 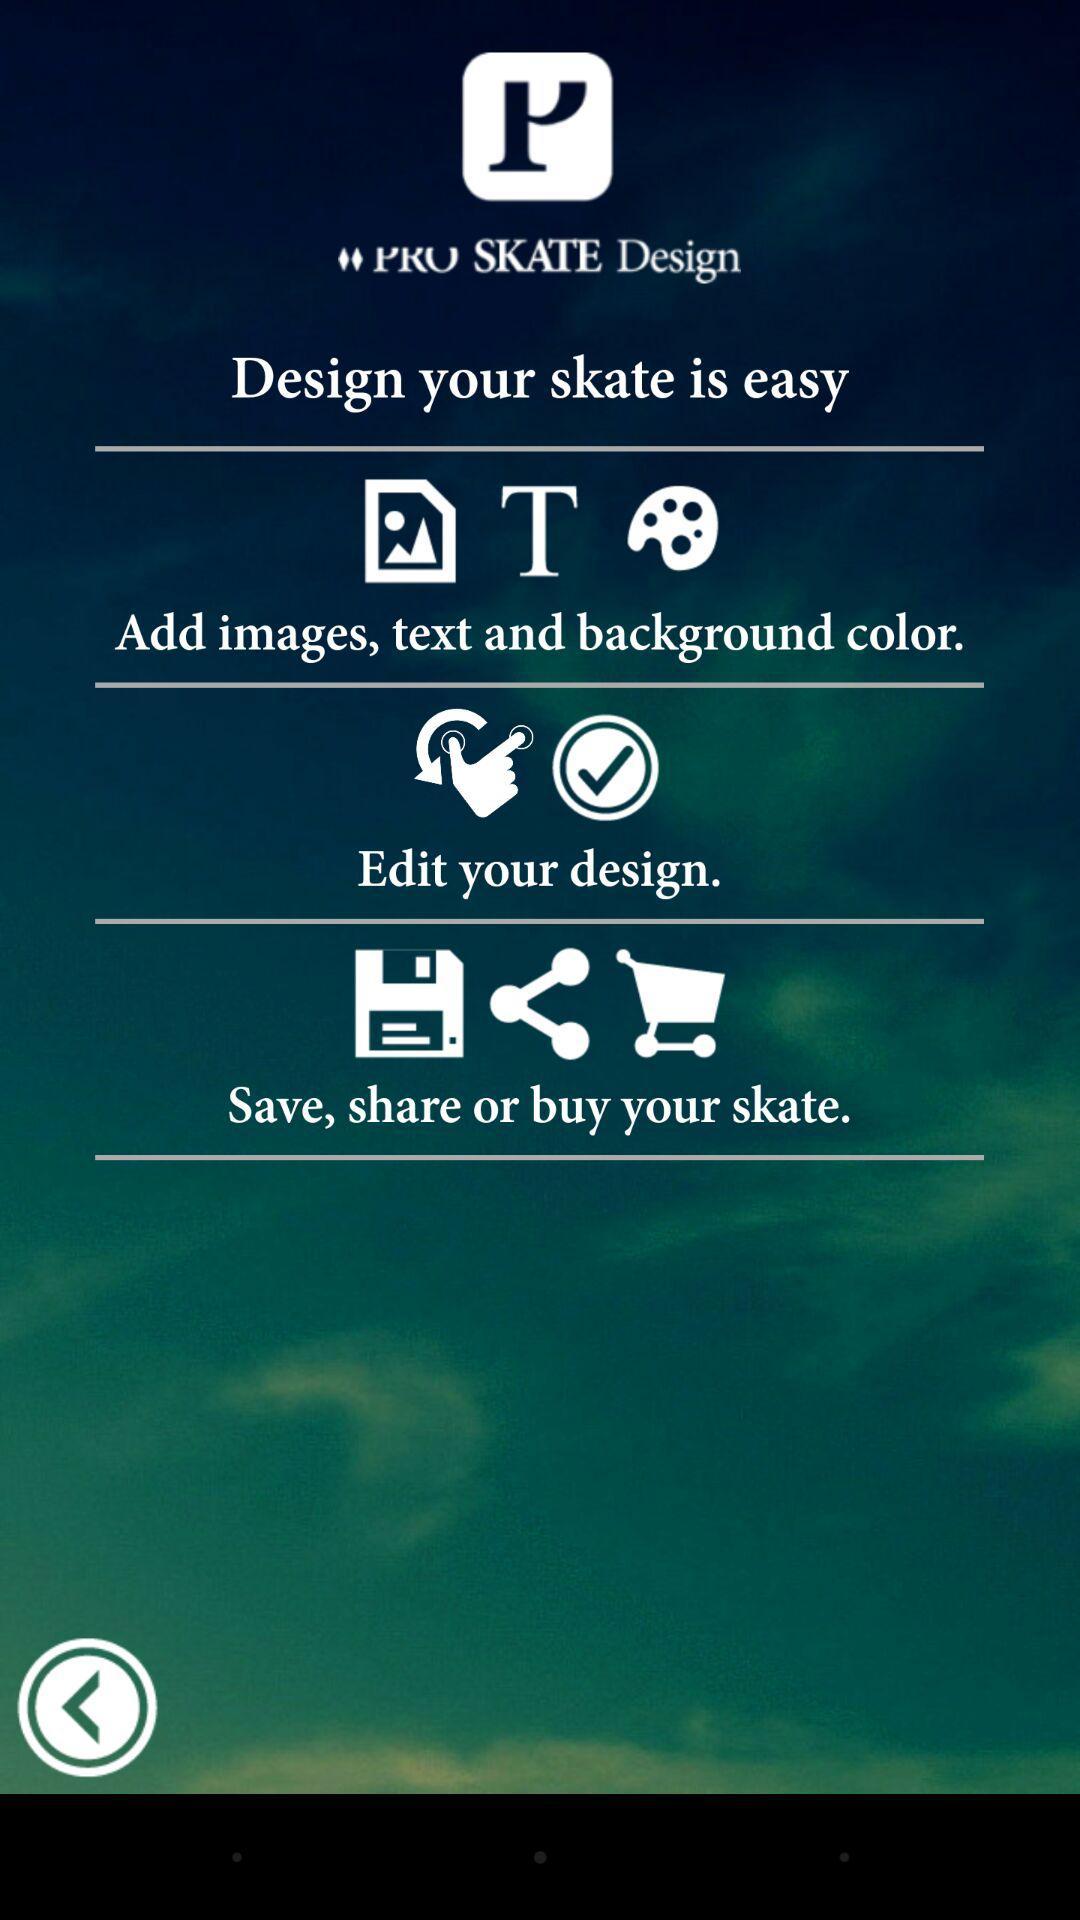 What do you see at coordinates (670, 530) in the screenshot?
I see `open background color option` at bounding box center [670, 530].